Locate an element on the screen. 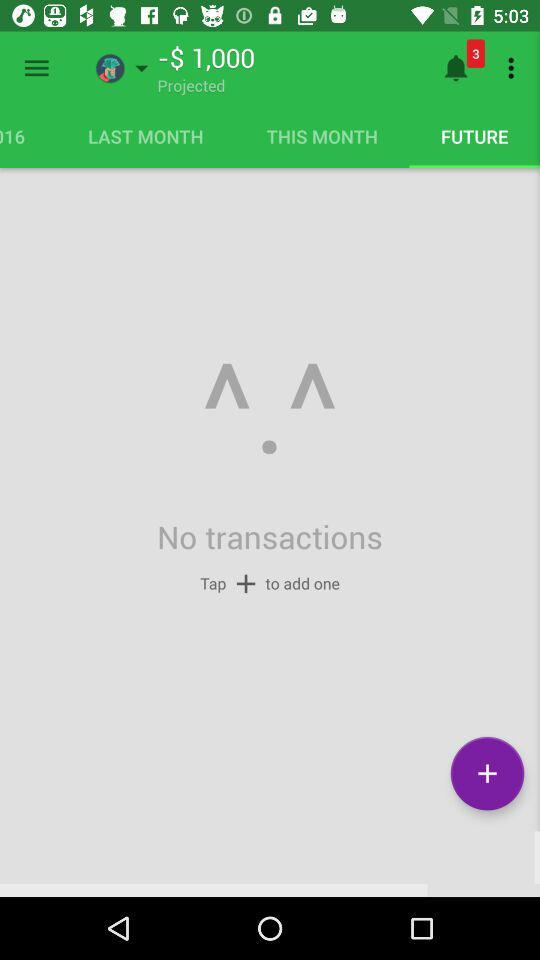 The height and width of the screenshot is (960, 540). open menu is located at coordinates (36, 68).